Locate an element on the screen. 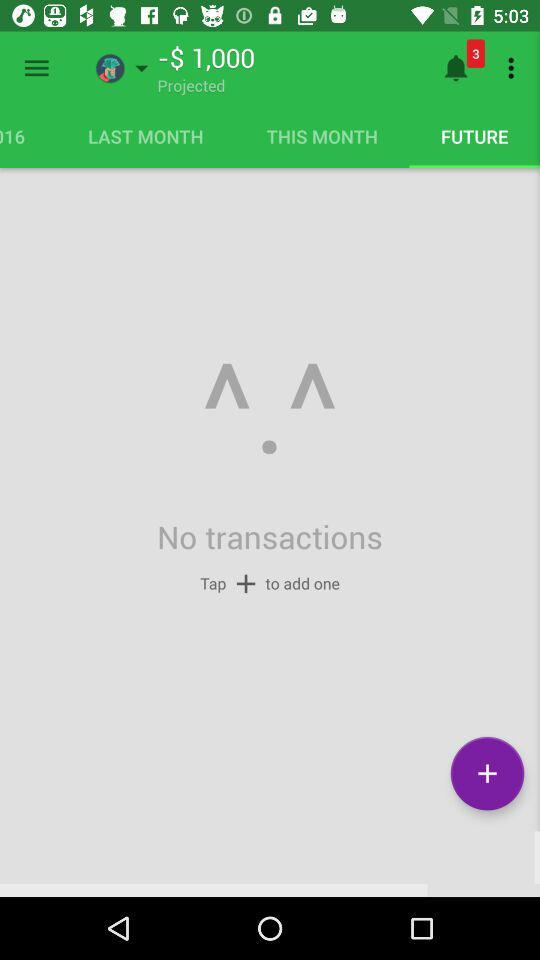 The height and width of the screenshot is (960, 540). open menu is located at coordinates (36, 68).